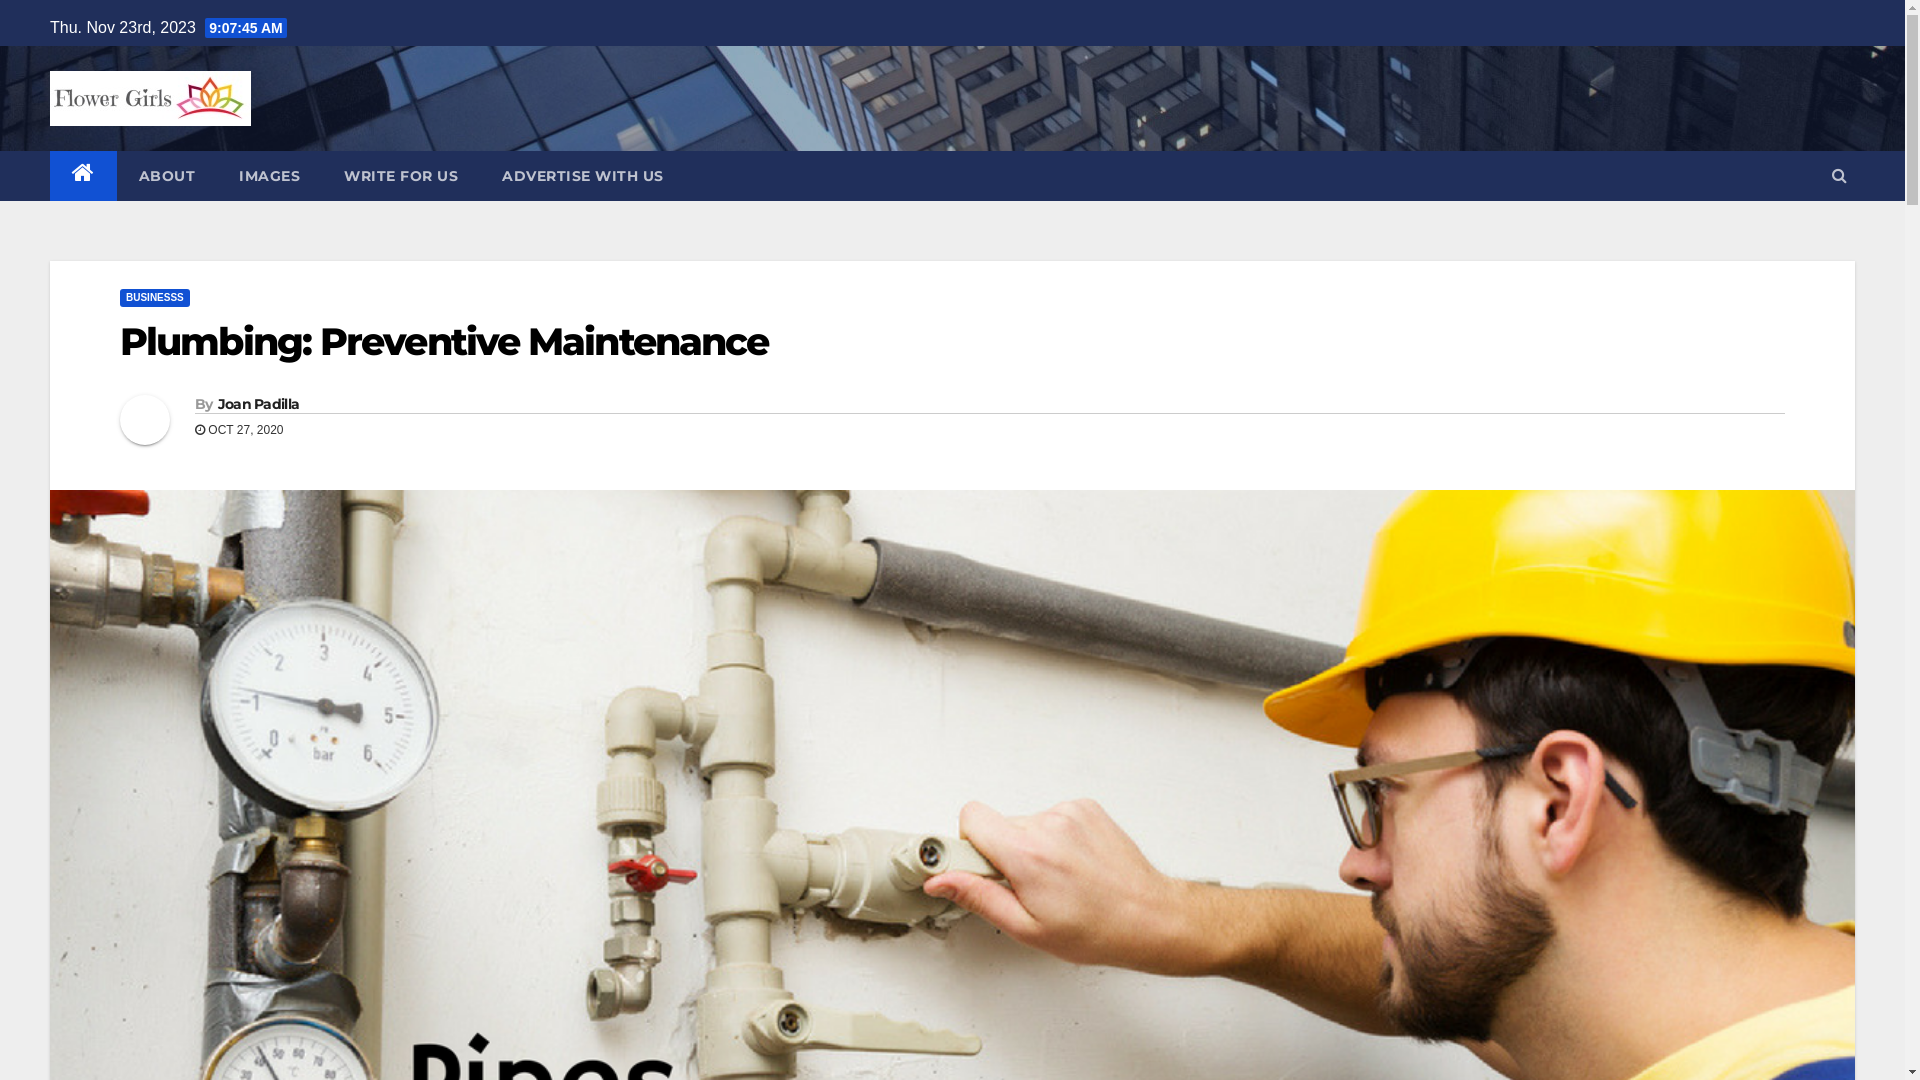 Image resolution: width=1920 pixels, height=1080 pixels. Describe the element at coordinates (166, 175) in the screenshot. I see `'ABOUT'` at that location.